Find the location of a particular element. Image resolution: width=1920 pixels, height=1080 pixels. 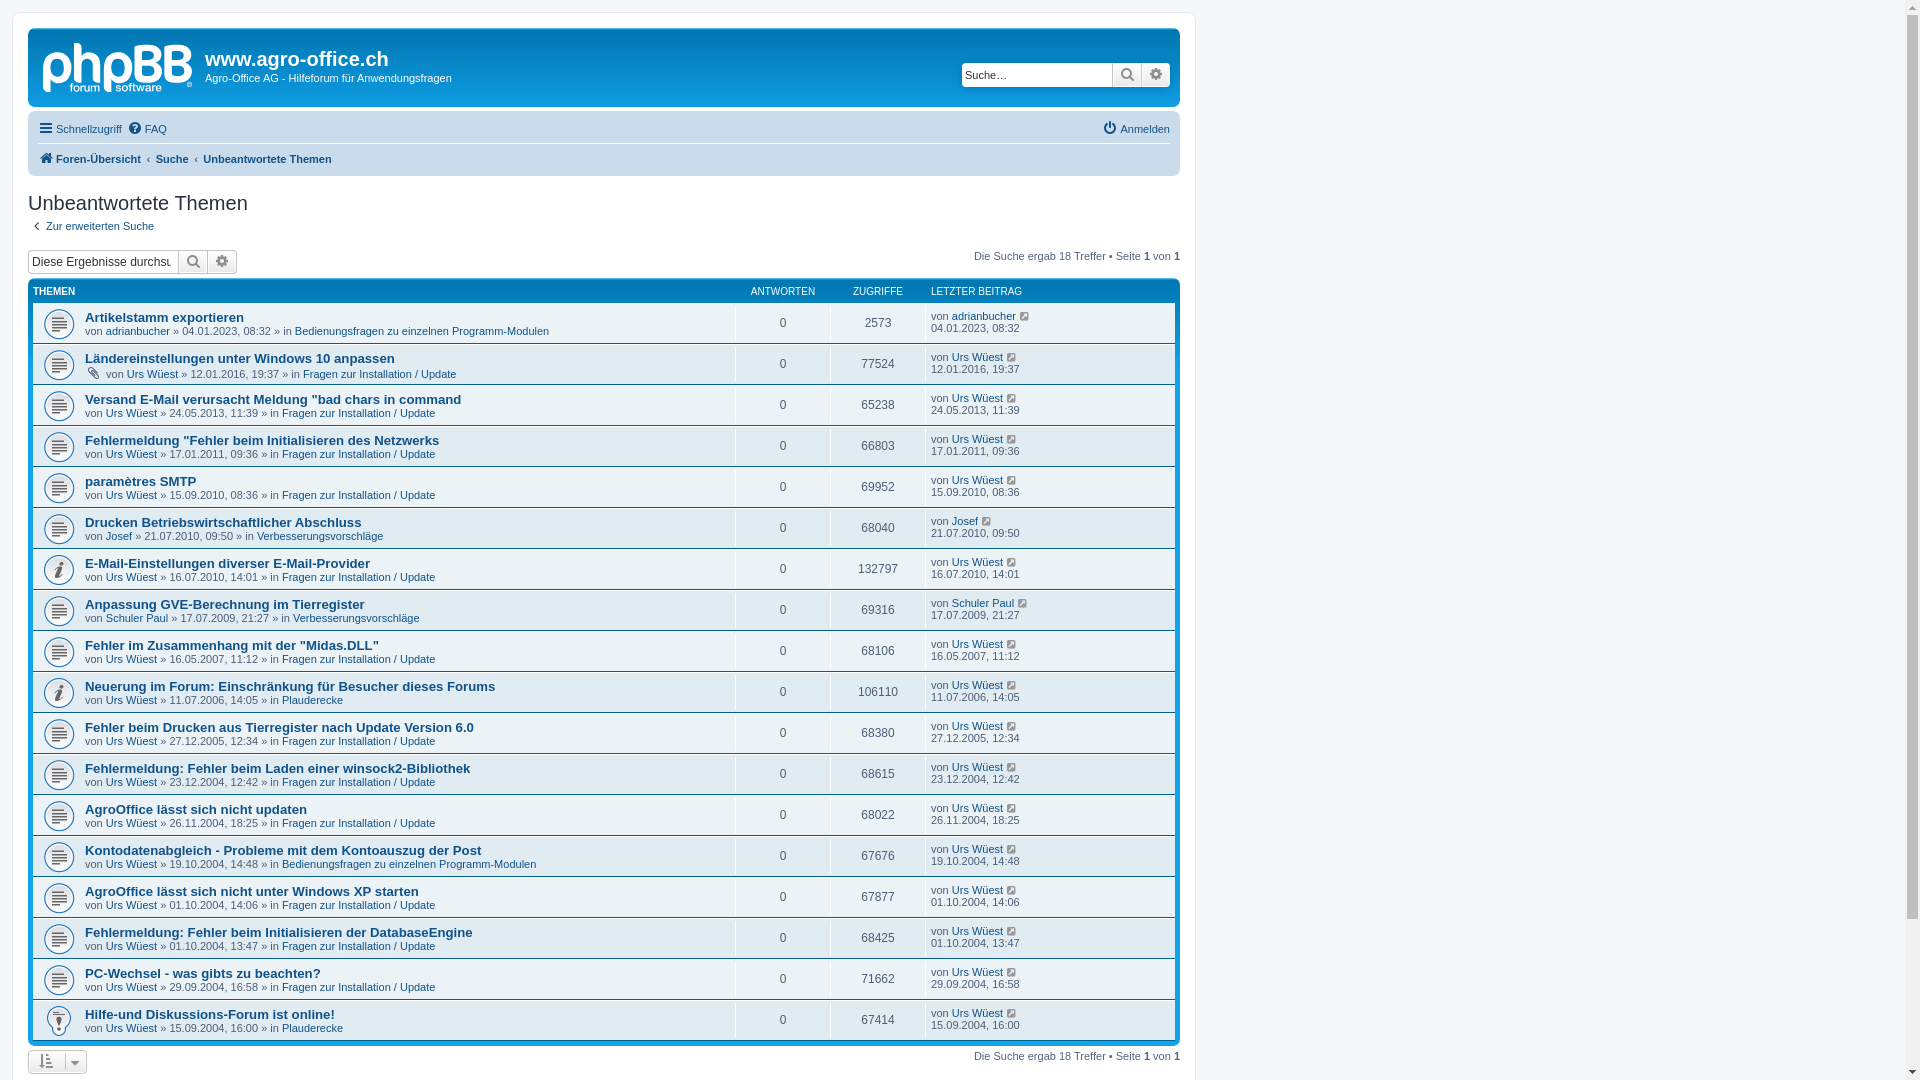

'E-Mail-Einstellungen diverser E-Mail-Provider' is located at coordinates (227, 563).